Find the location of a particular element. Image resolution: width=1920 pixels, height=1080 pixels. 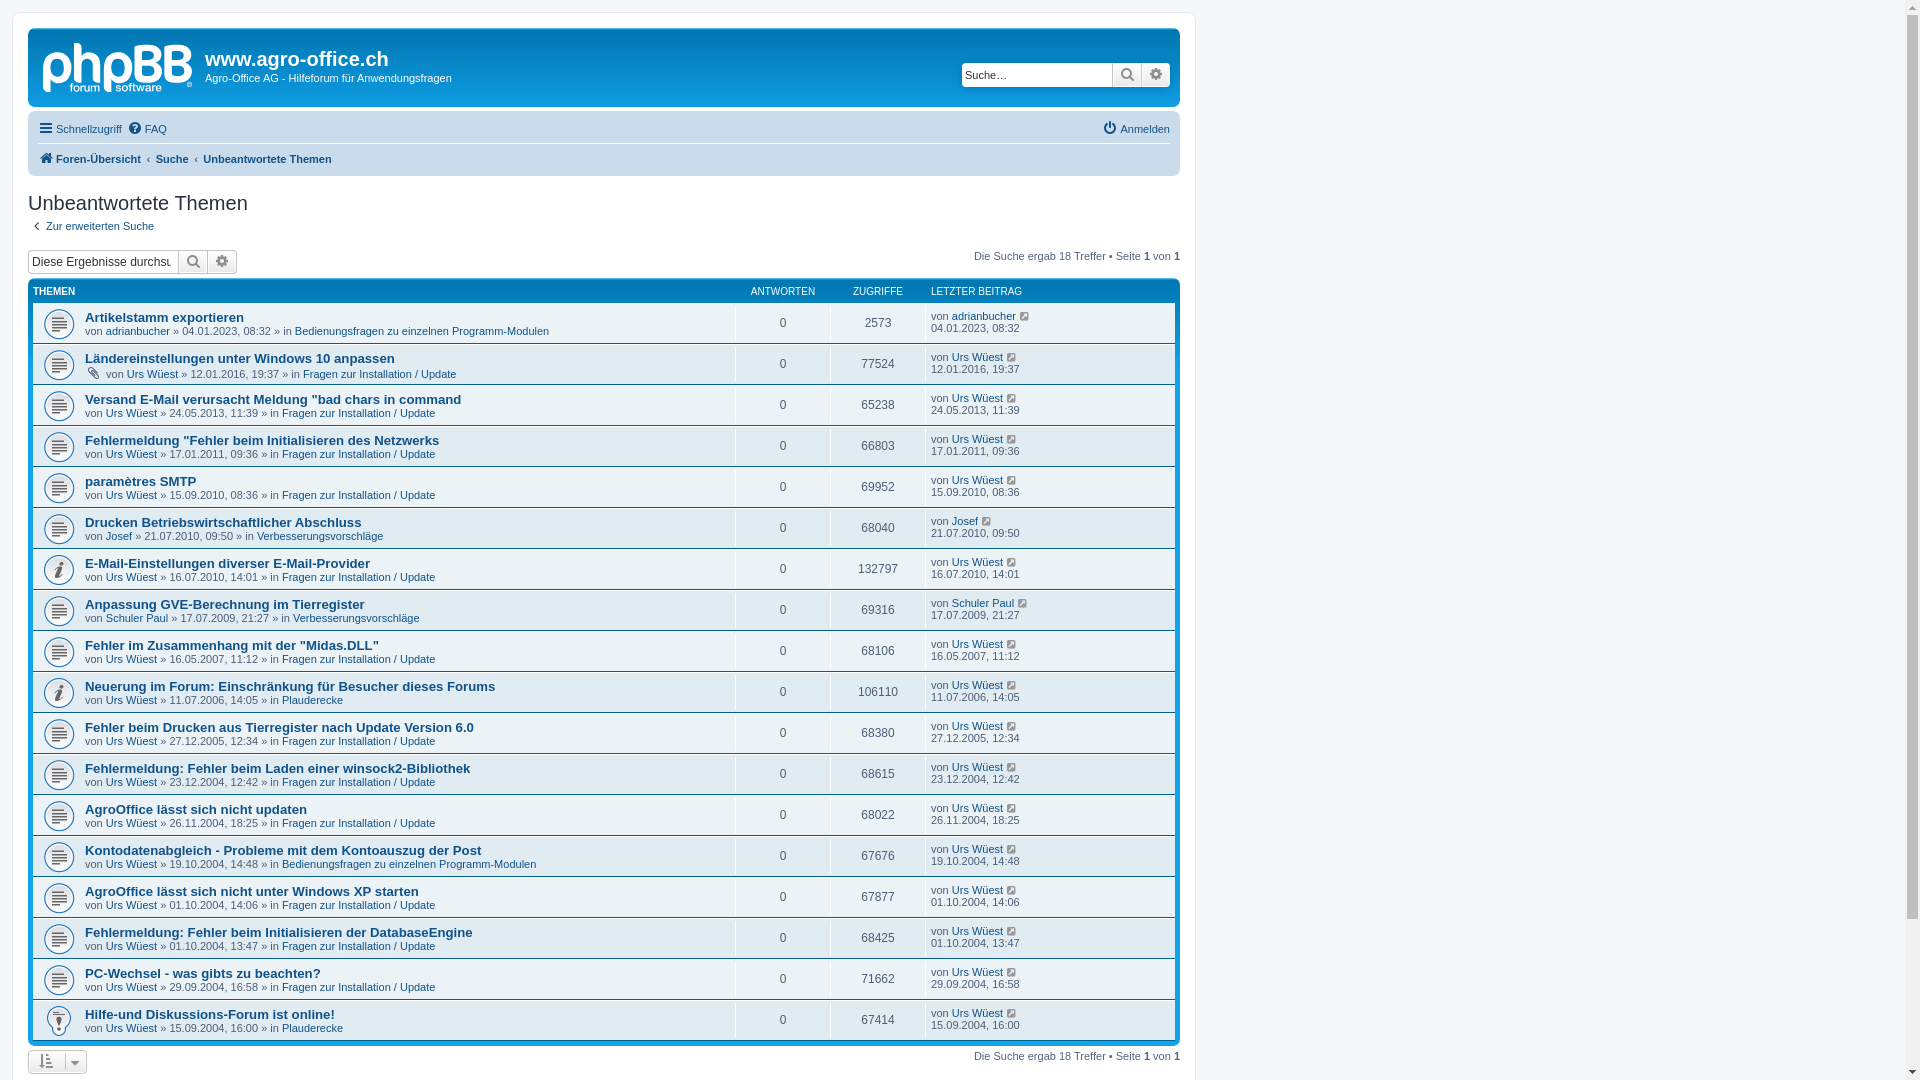

'E-Mail-Einstellungen diverser E-Mail-Provider' is located at coordinates (227, 563).